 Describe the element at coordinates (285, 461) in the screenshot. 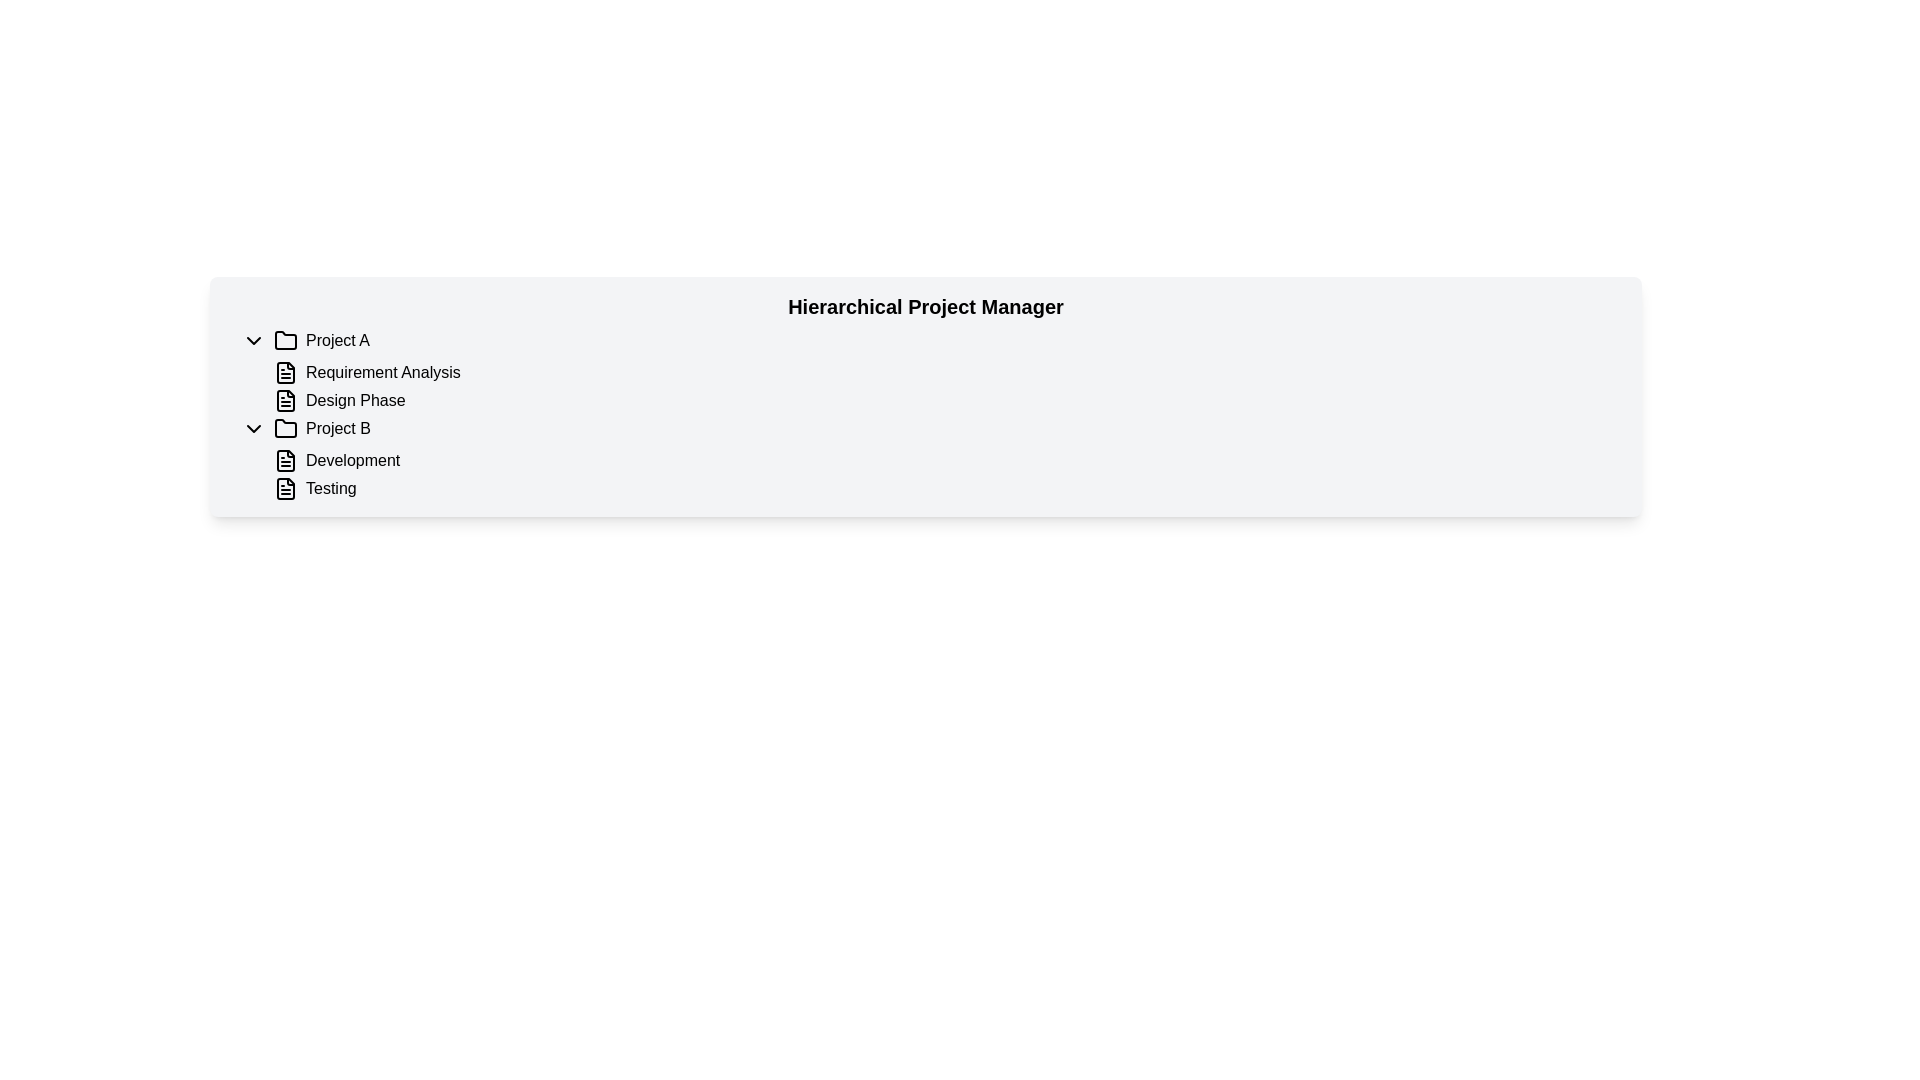

I see `the document icon associated with the 'Development' task in the expanded view of 'Project B', located next to the text label 'Development'` at that location.